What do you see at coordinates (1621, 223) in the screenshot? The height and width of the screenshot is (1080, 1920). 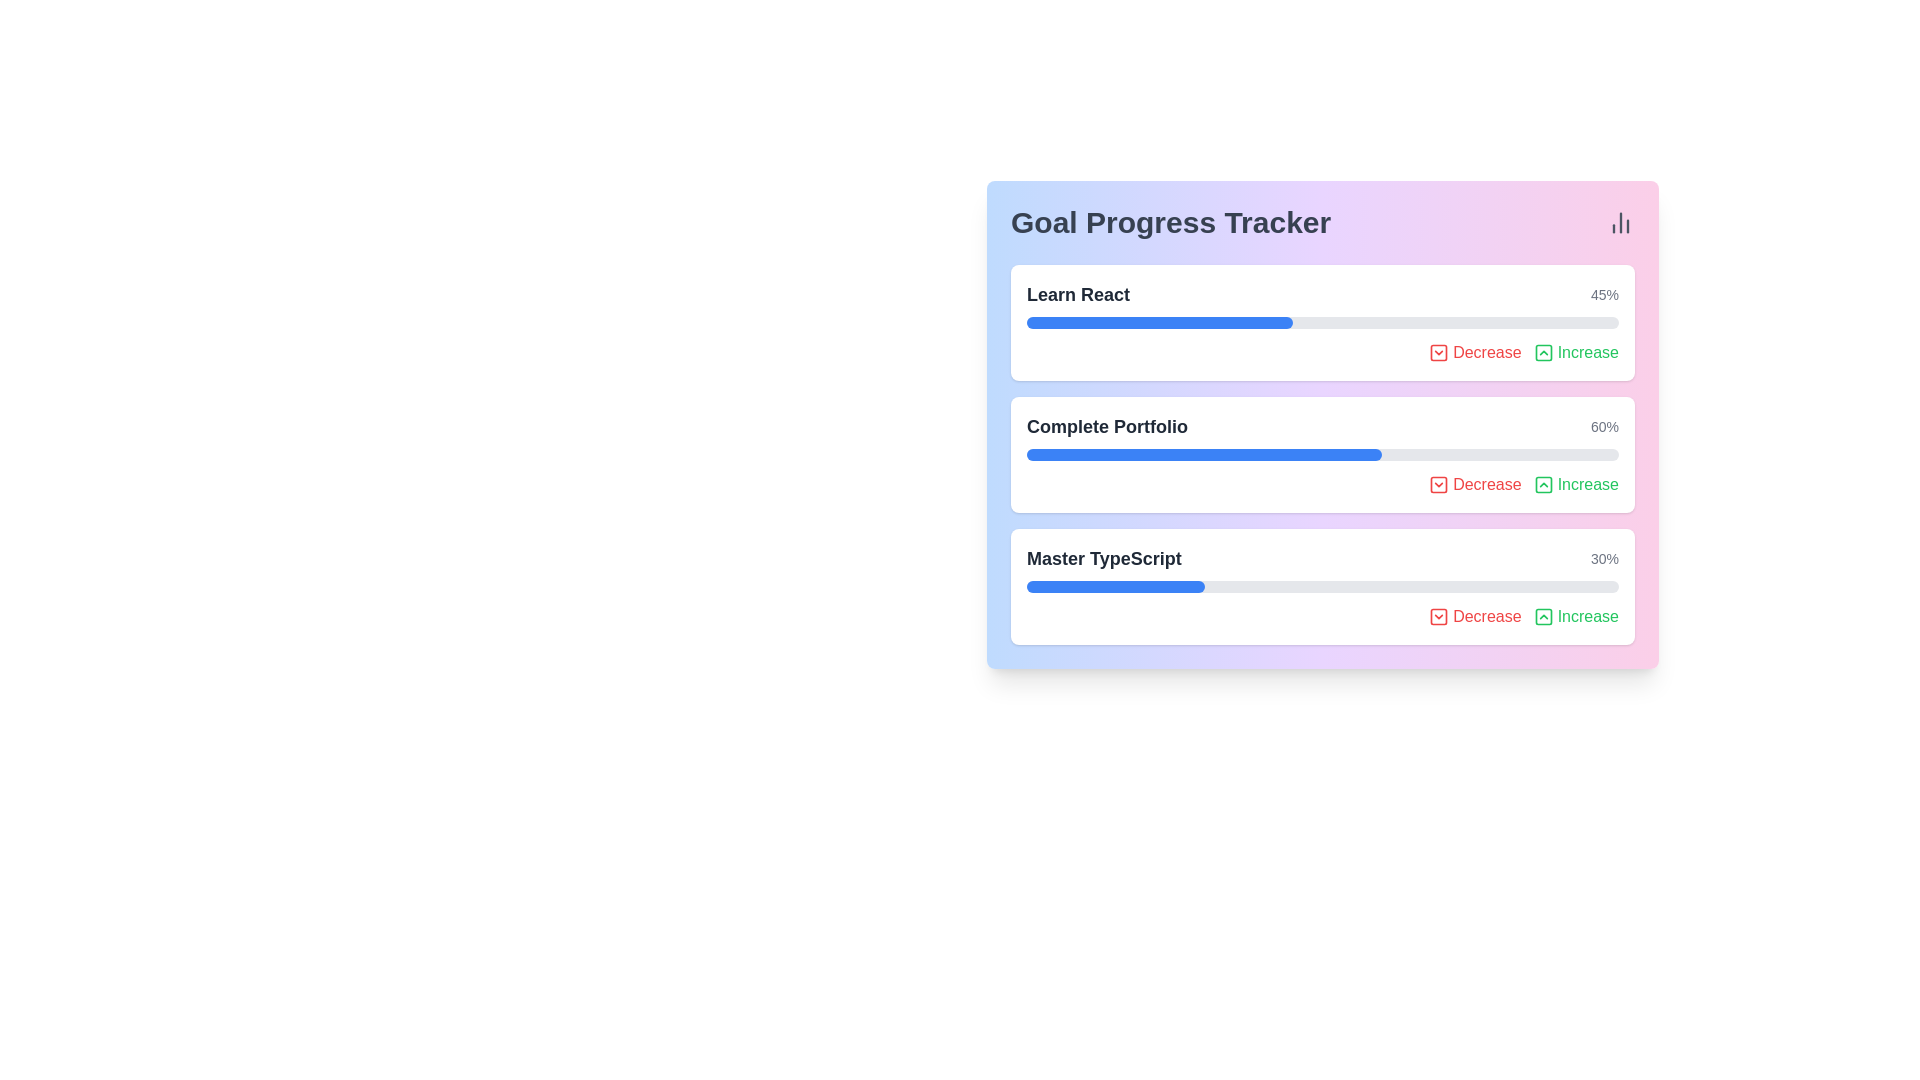 I see `the bar chart icon located at the top-right corner of the 'Goal Progress Tracker' header` at bounding box center [1621, 223].